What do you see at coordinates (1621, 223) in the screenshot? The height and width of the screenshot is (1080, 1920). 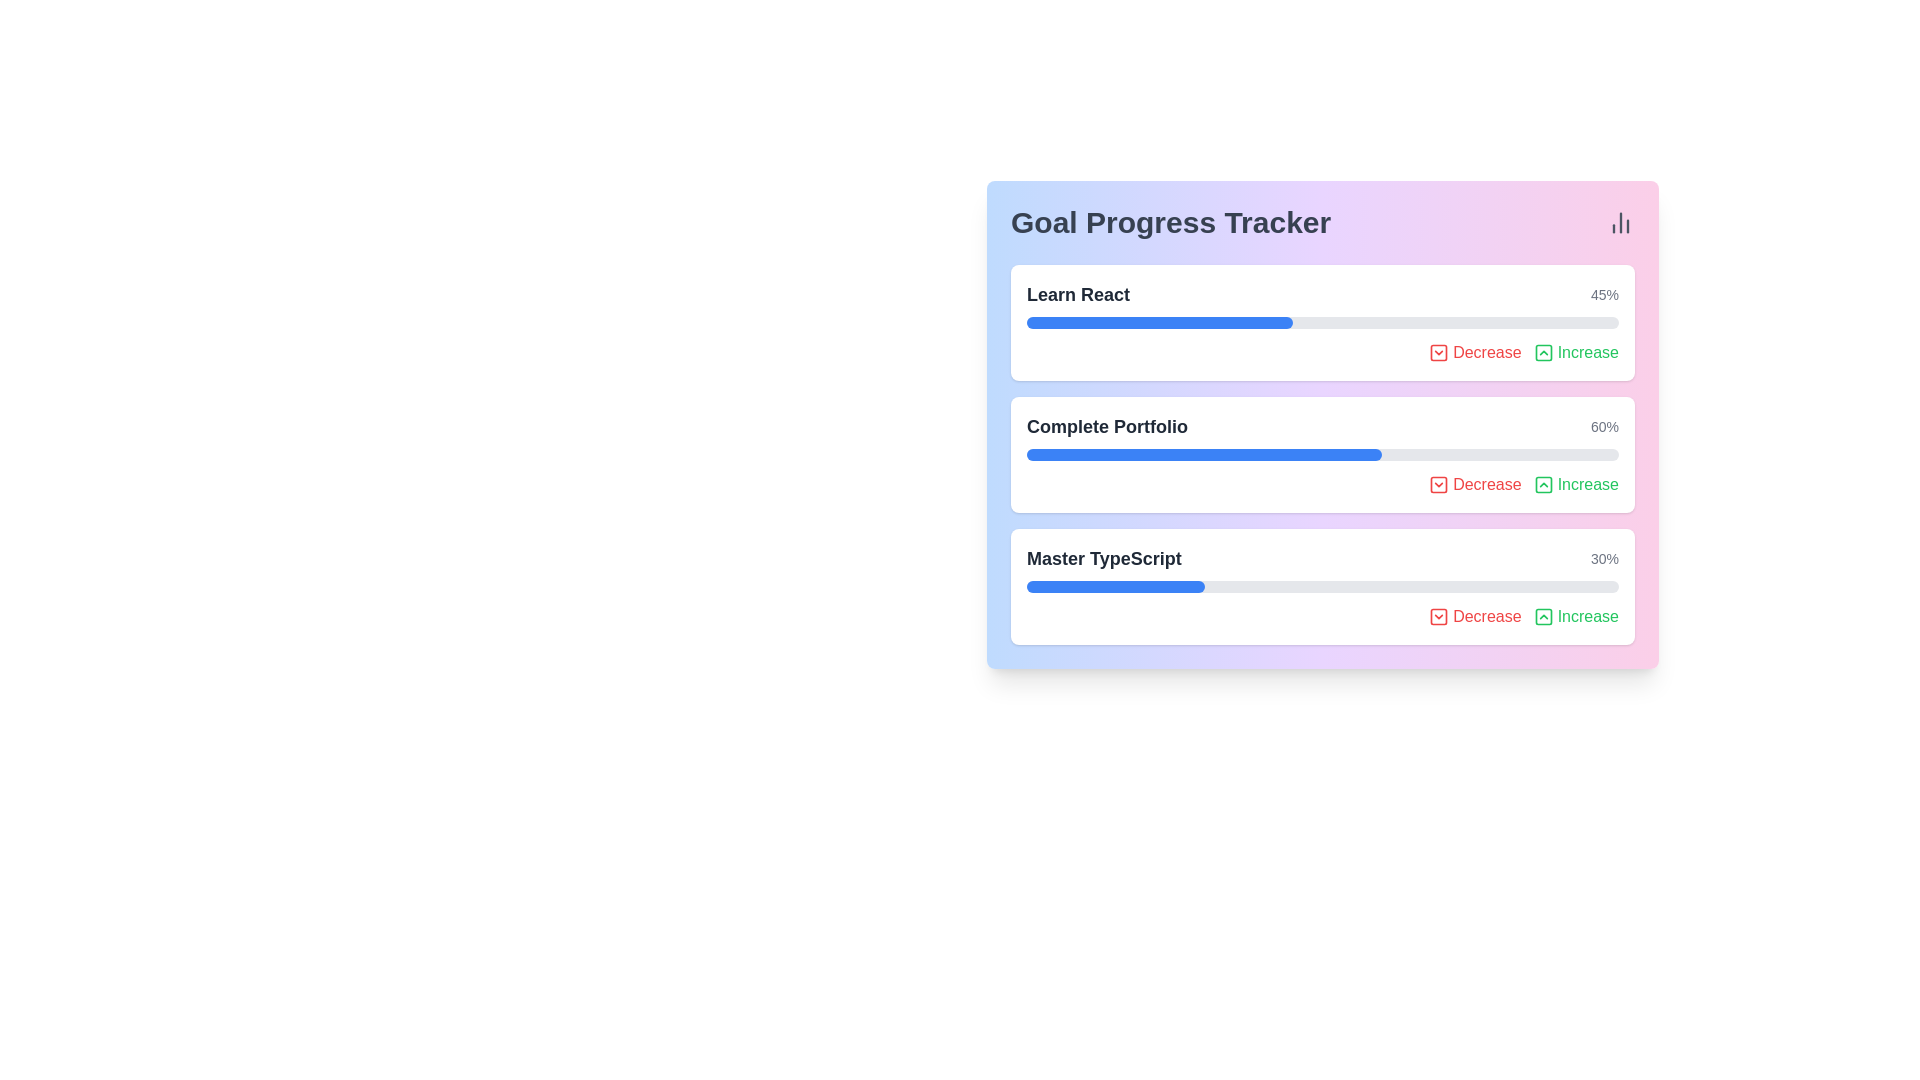 I see `the bar chart icon located at the top-right corner of the 'Goal Progress Tracker' header` at bounding box center [1621, 223].